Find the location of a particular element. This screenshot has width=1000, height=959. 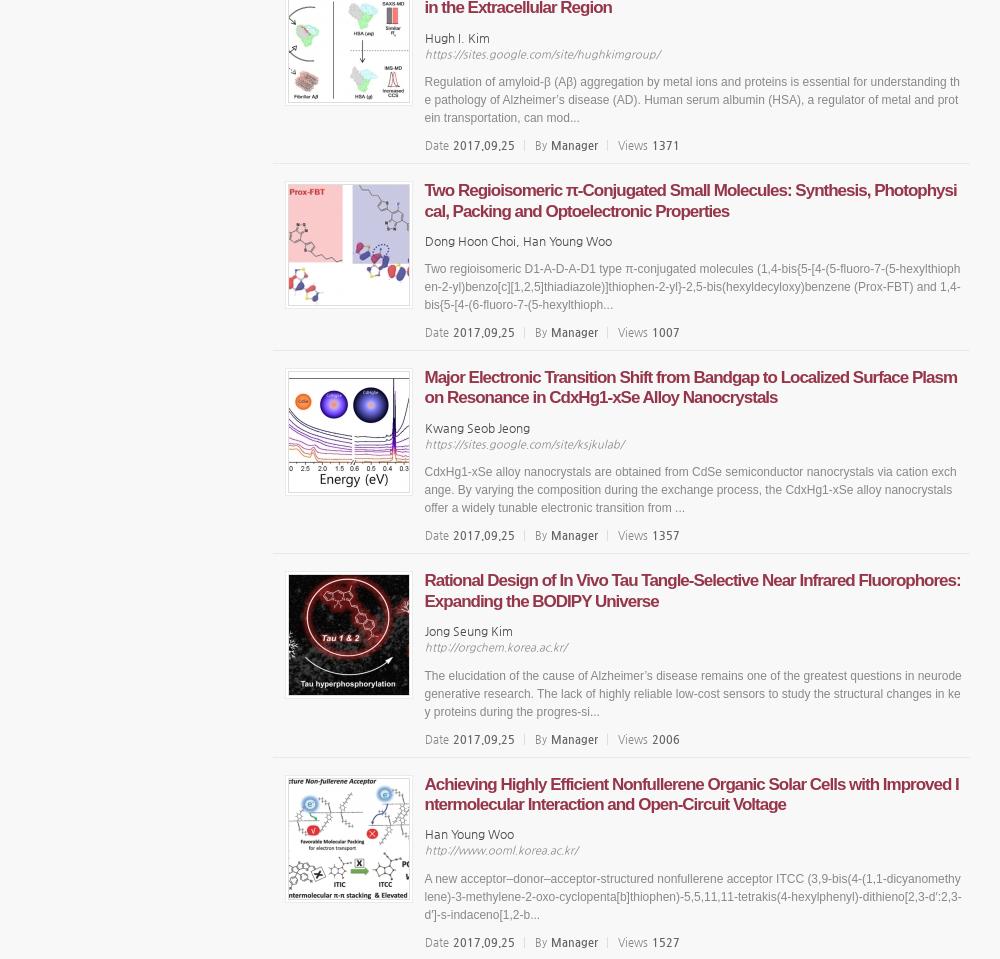

'Achieving Highly Efficient Nonfullerene Organic Solar Cells with Improved Intermolecular Interaction and Open-Circuit Voltage' is located at coordinates (424, 793).